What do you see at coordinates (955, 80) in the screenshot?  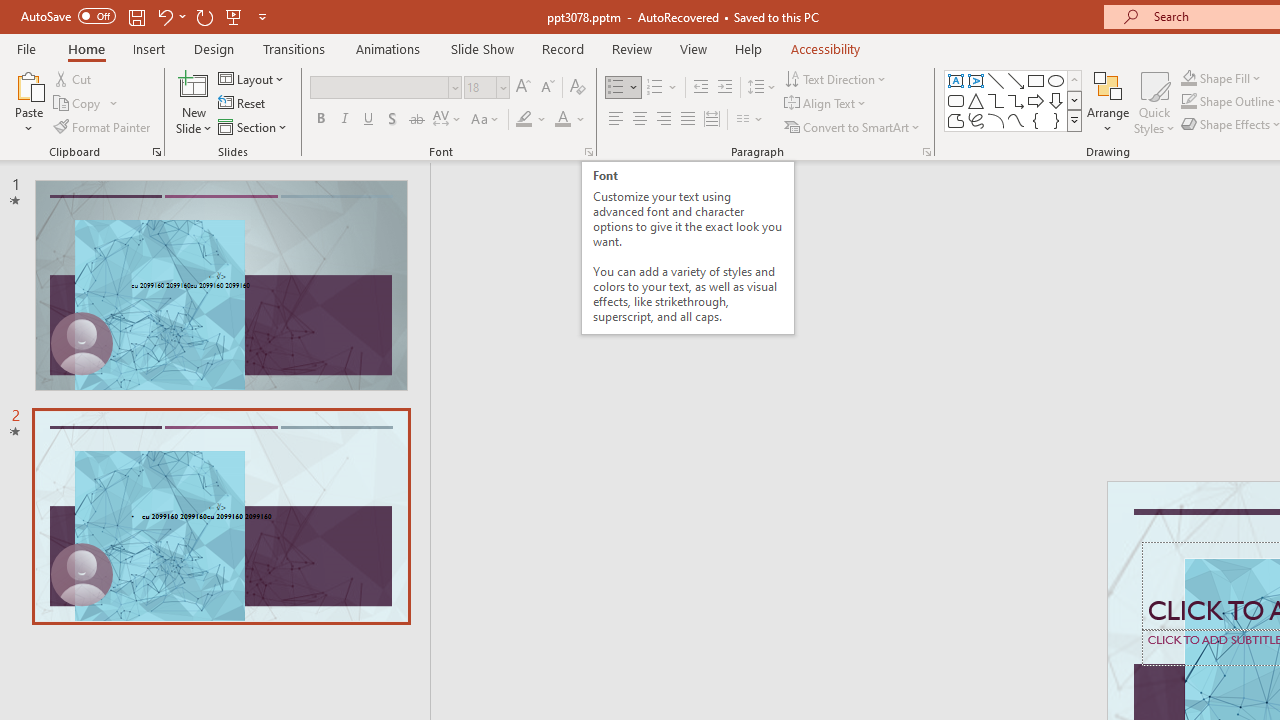 I see `'Text Box'` at bounding box center [955, 80].